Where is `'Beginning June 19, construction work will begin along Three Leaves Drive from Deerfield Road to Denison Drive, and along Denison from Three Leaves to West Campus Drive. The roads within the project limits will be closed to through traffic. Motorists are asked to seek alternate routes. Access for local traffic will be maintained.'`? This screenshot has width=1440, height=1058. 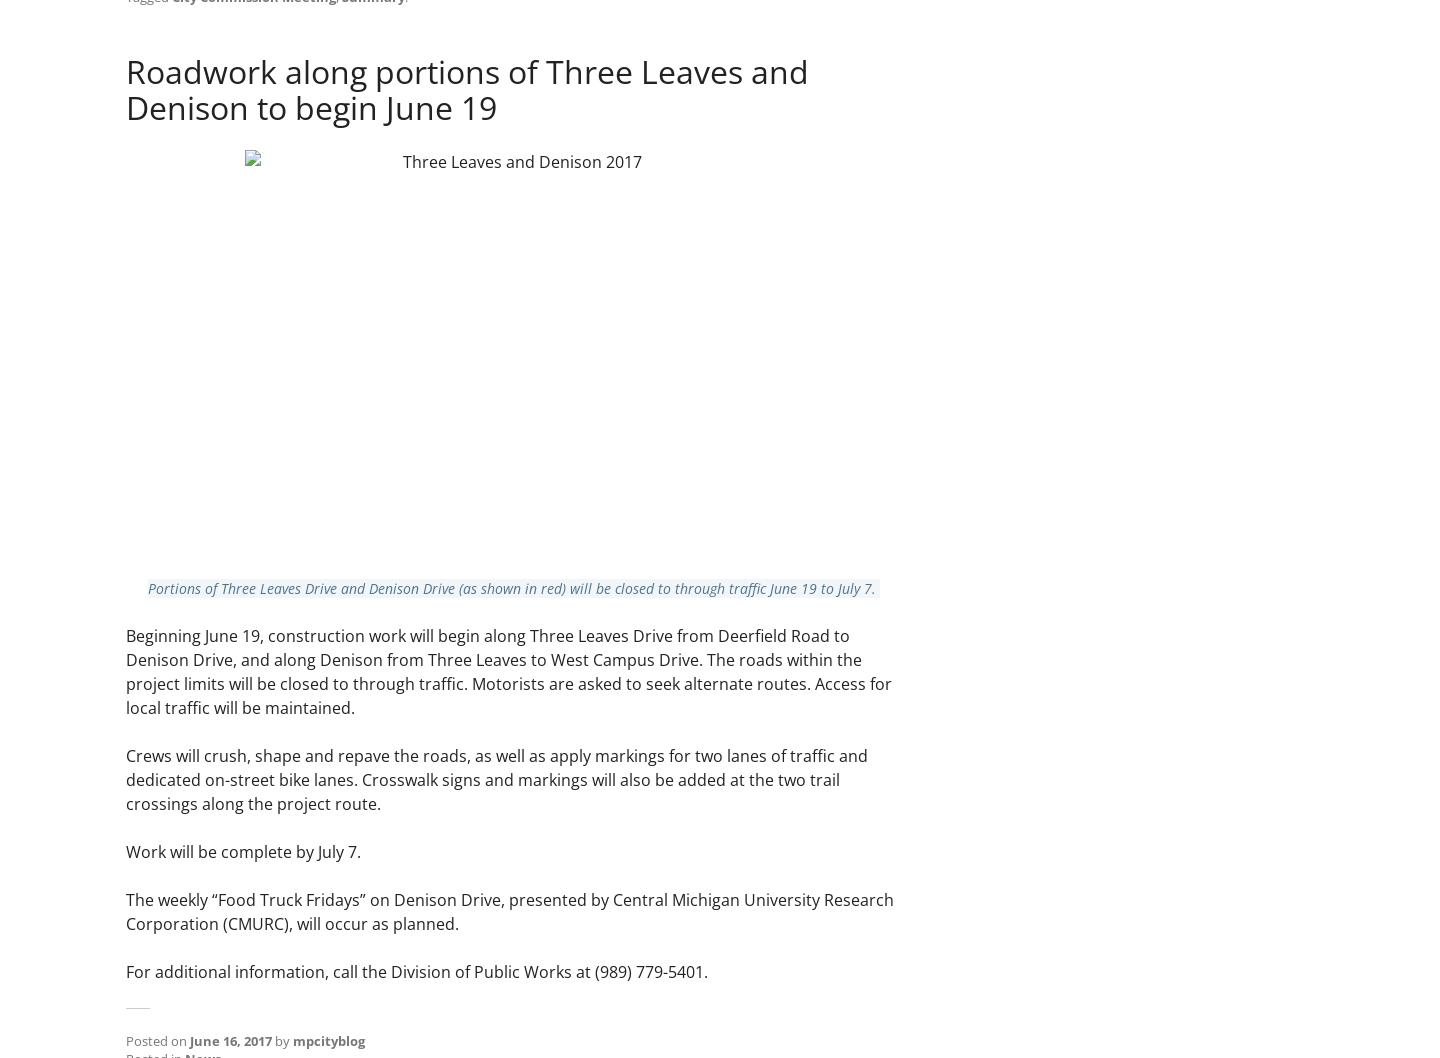
'Beginning June 19, construction work will begin along Three Leaves Drive from Deerfield Road to Denison Drive, and along Denison from Three Leaves to West Campus Drive. The roads within the project limits will be closed to through traffic. Motorists are asked to seek alternate routes. Access for local traffic will be maintained.' is located at coordinates (508, 669).